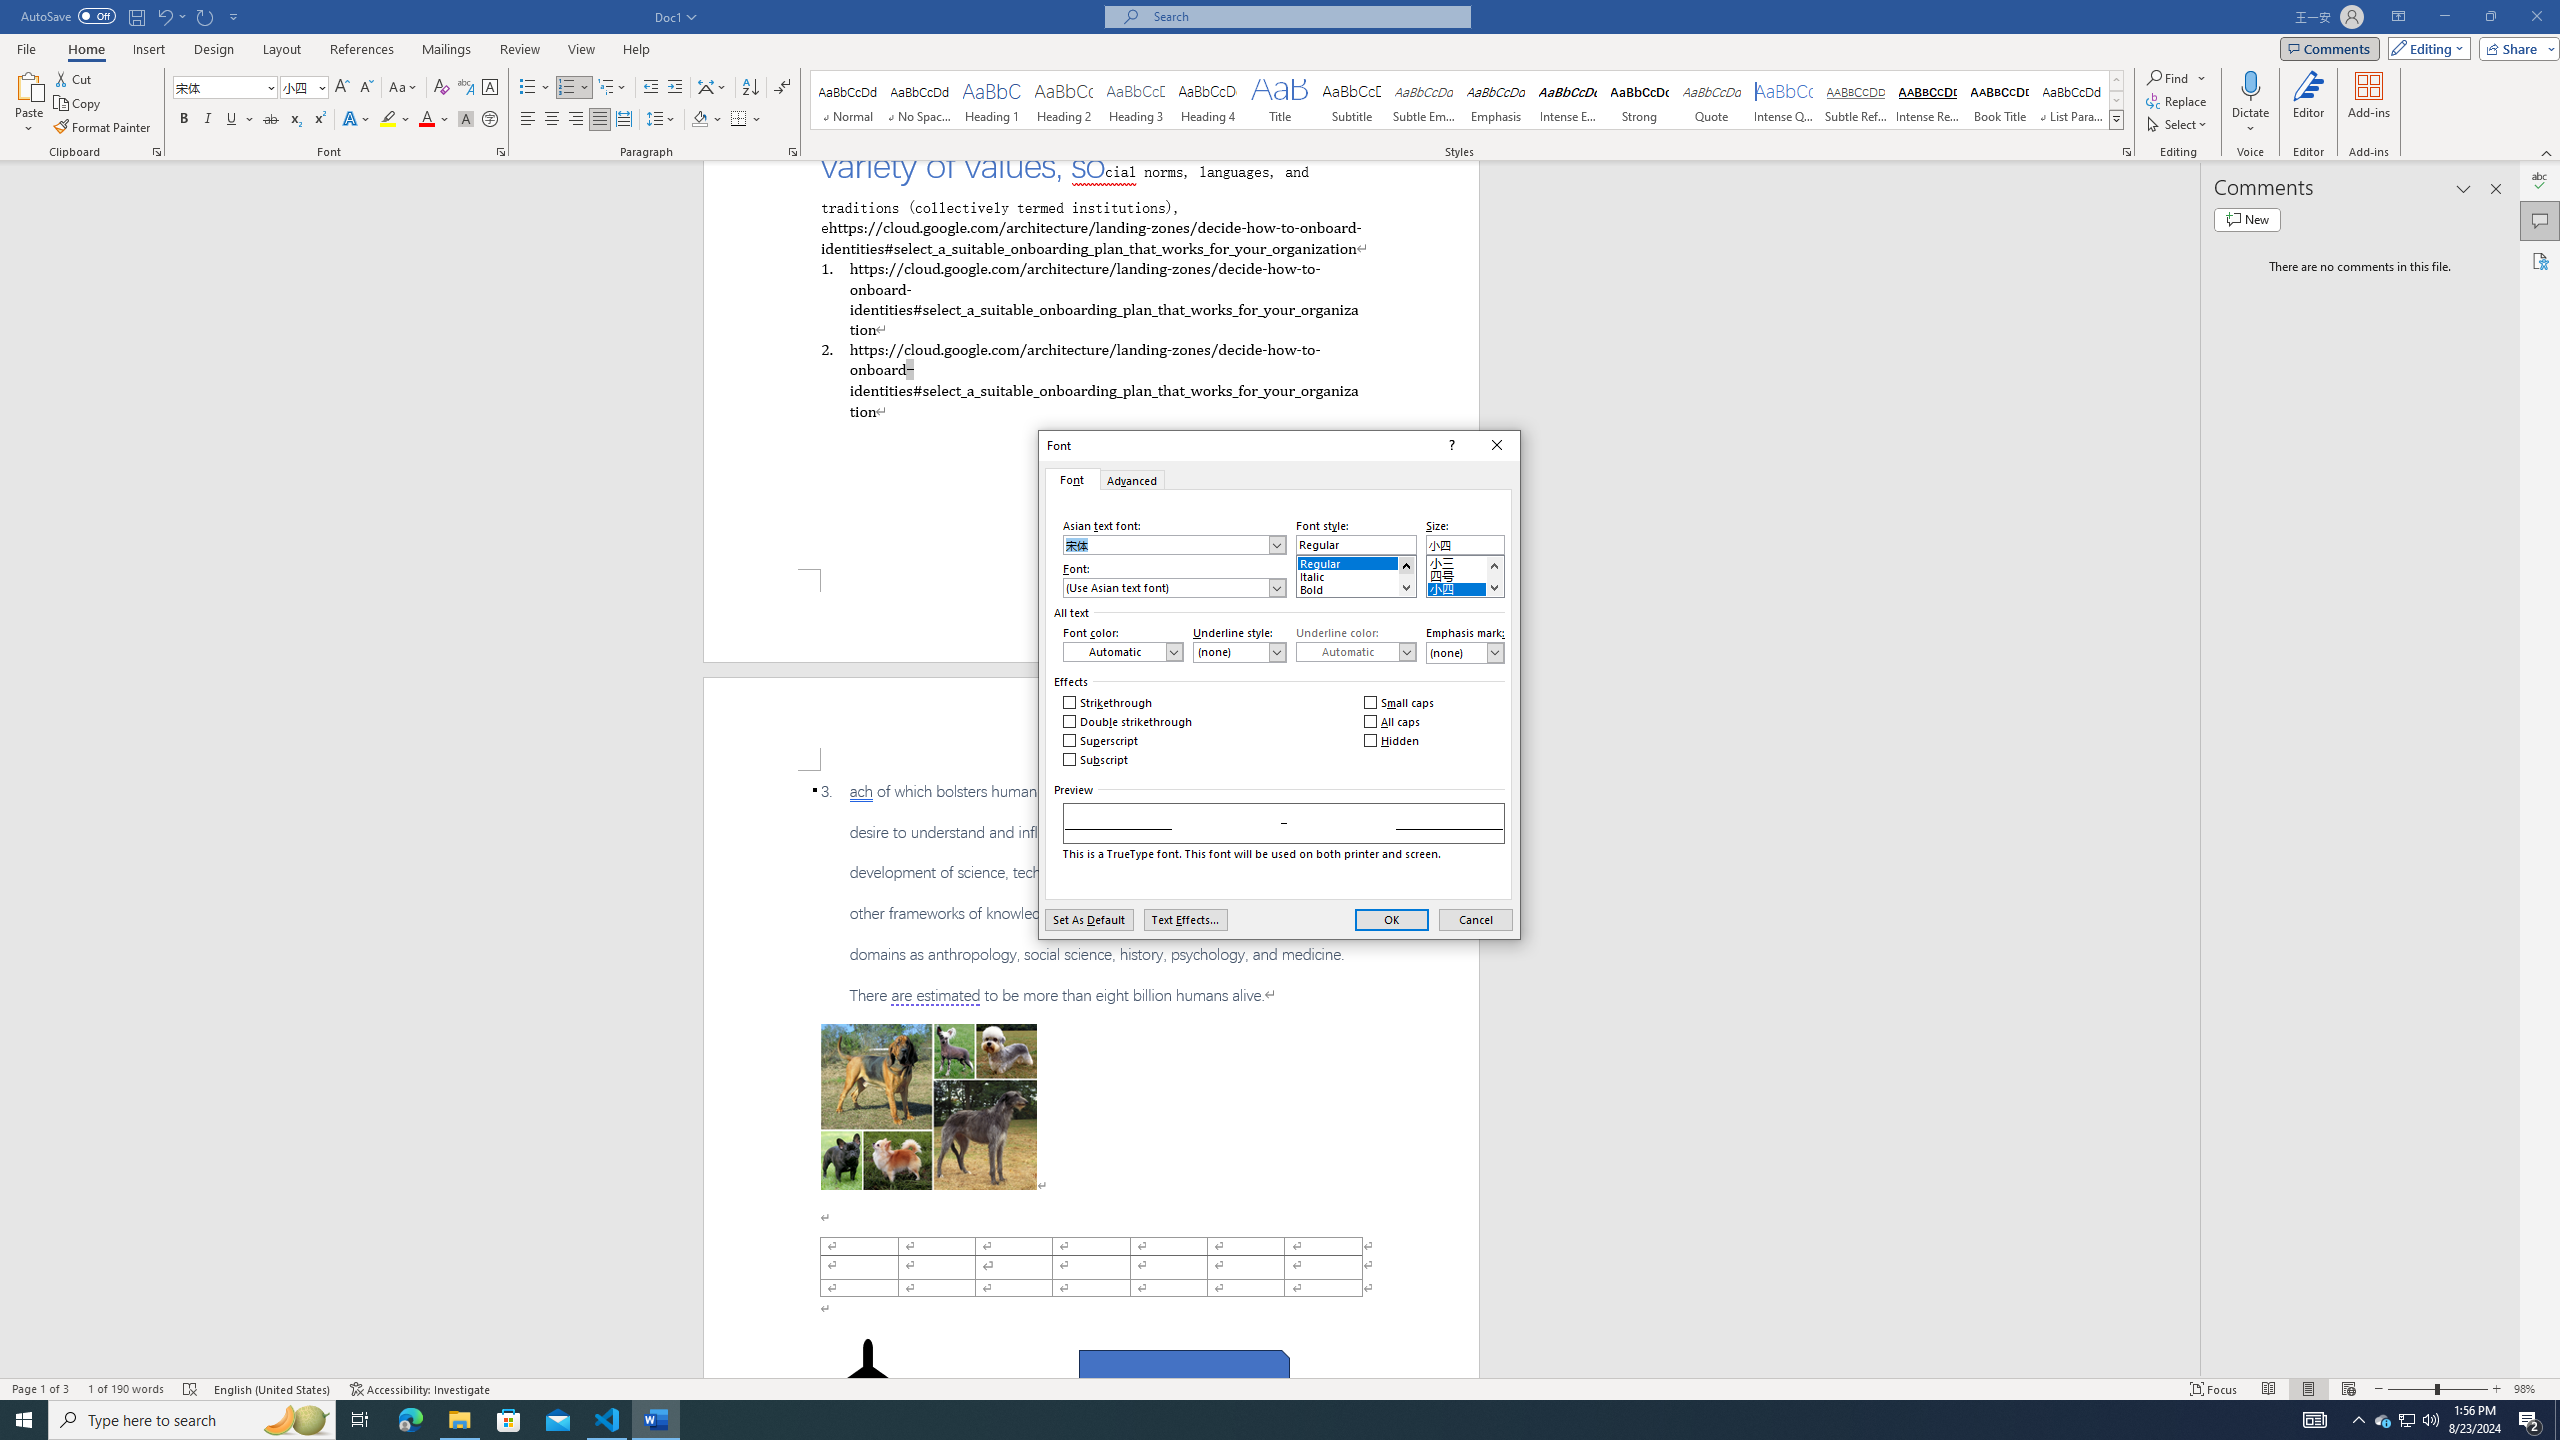 Image resolution: width=2560 pixels, height=1440 pixels. I want to click on 'Asian text font:', so click(1174, 544).